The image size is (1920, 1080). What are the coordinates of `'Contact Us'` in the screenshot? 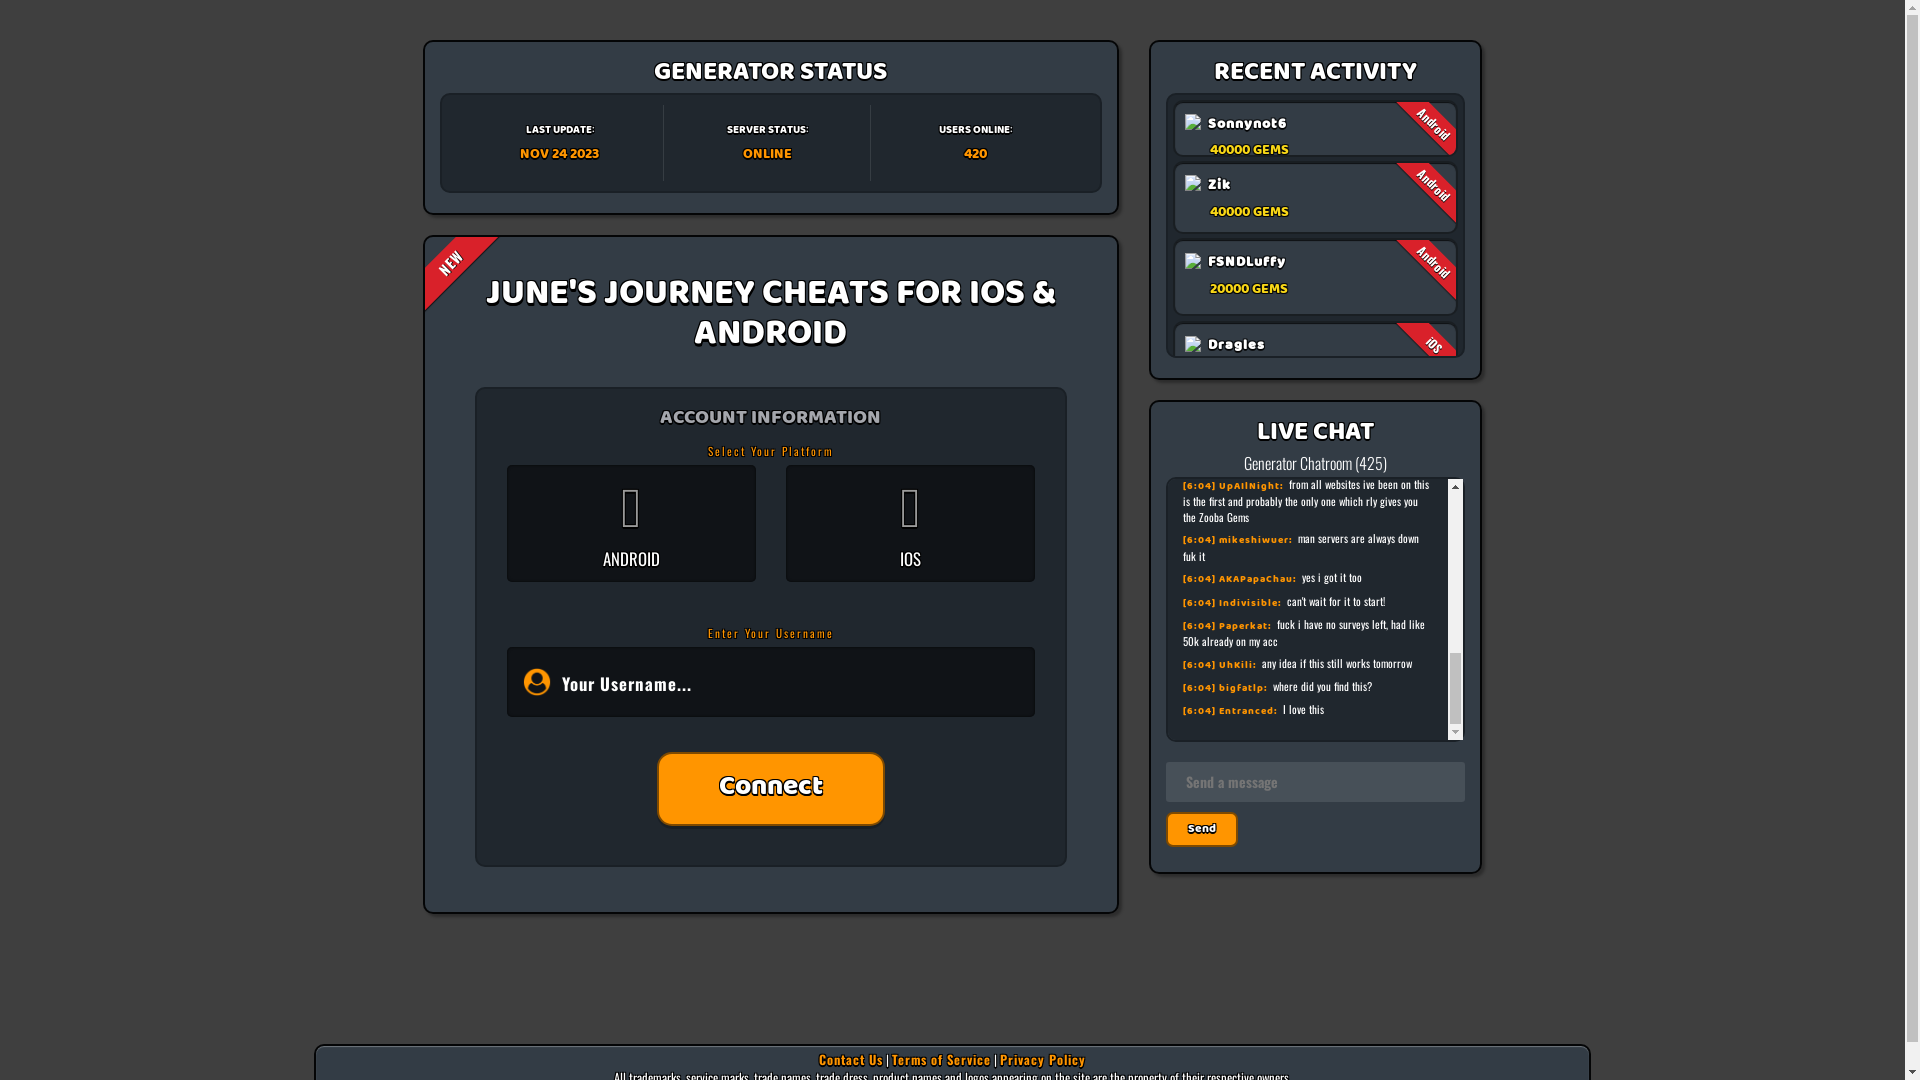 It's located at (850, 1058).